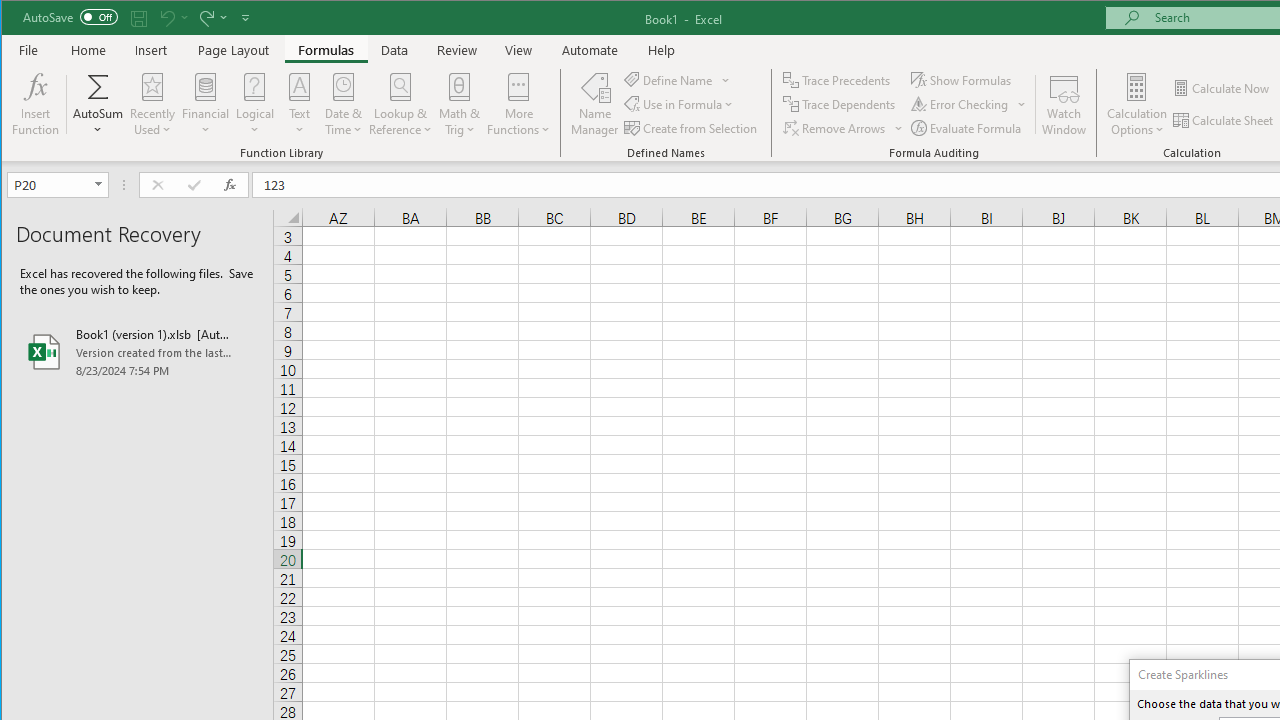  I want to click on 'Trace Precedents', so click(838, 79).